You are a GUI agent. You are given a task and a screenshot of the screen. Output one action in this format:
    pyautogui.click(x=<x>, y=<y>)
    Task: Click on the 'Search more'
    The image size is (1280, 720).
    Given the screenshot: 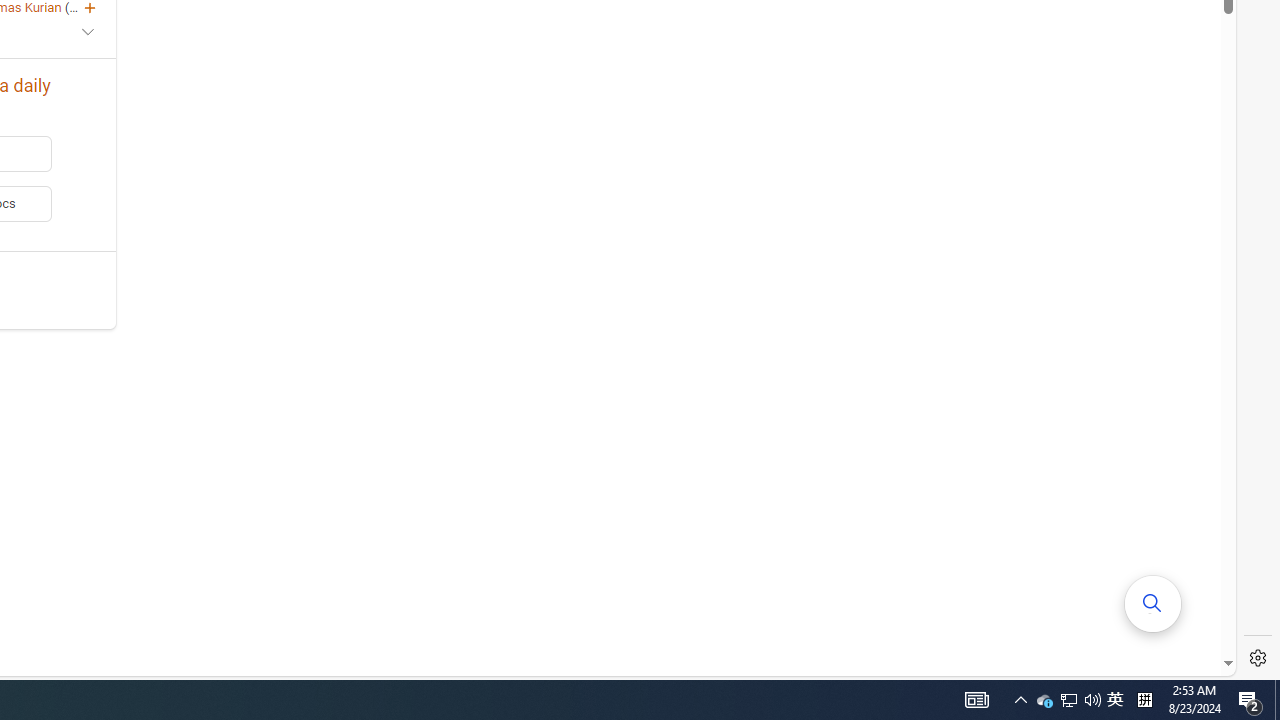 What is the action you would take?
    pyautogui.click(x=1153, y=603)
    